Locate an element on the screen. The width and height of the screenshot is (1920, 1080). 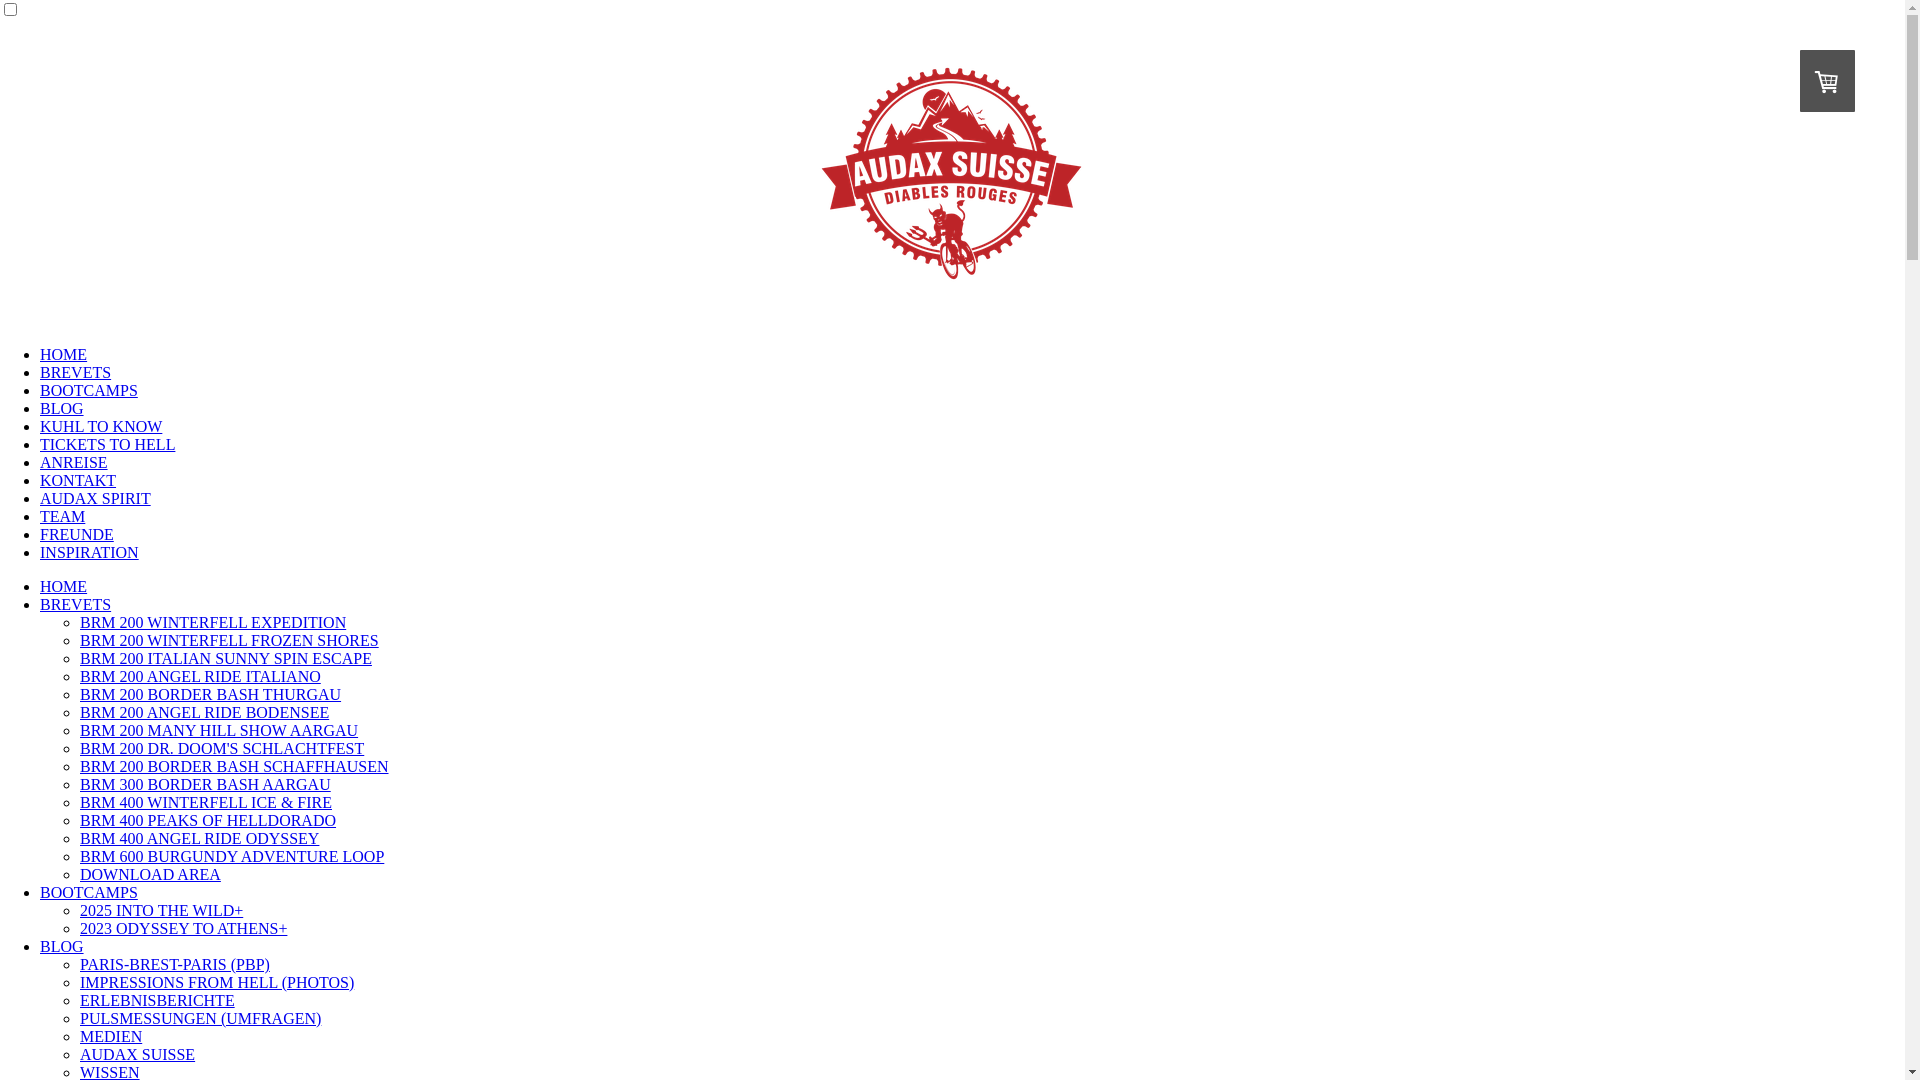
'BRM 200 ANGEL RIDE BODENSEE' is located at coordinates (204, 711).